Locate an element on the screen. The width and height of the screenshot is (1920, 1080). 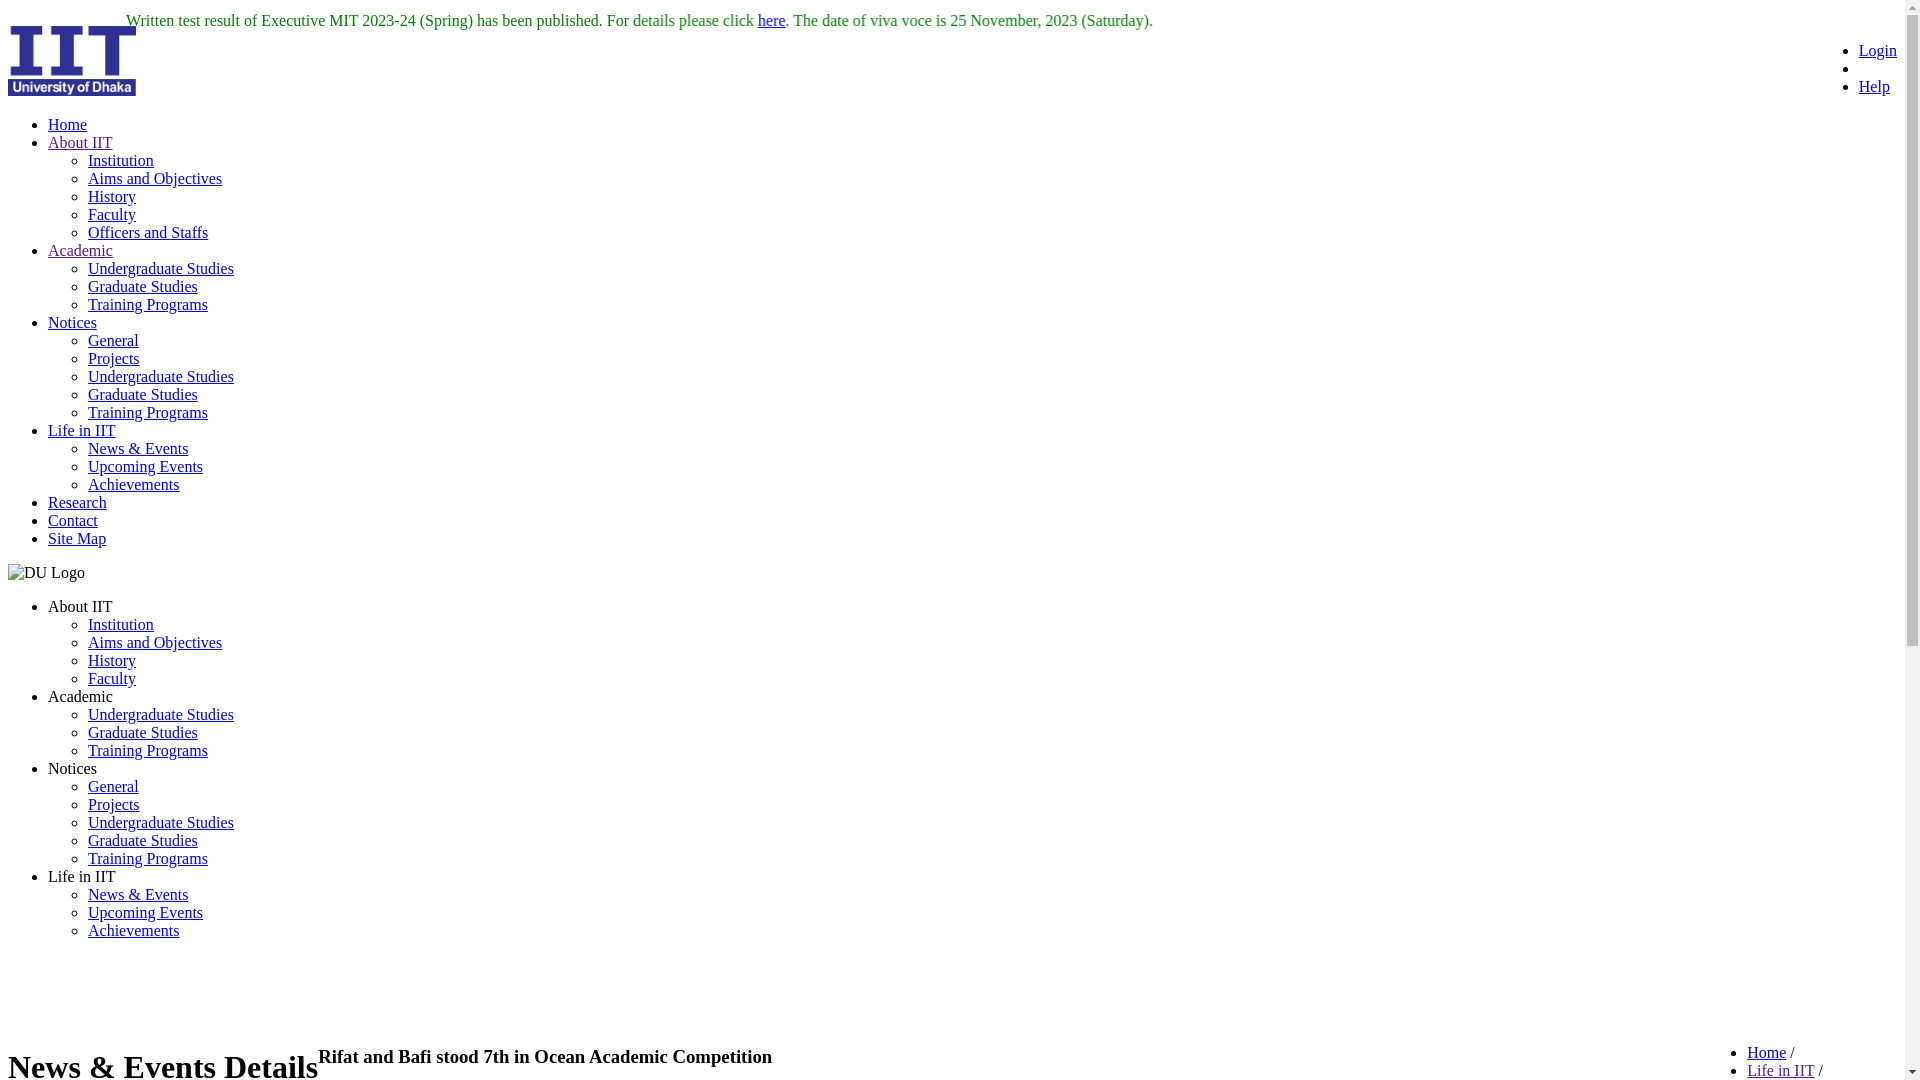
'Institution' is located at coordinates (119, 159).